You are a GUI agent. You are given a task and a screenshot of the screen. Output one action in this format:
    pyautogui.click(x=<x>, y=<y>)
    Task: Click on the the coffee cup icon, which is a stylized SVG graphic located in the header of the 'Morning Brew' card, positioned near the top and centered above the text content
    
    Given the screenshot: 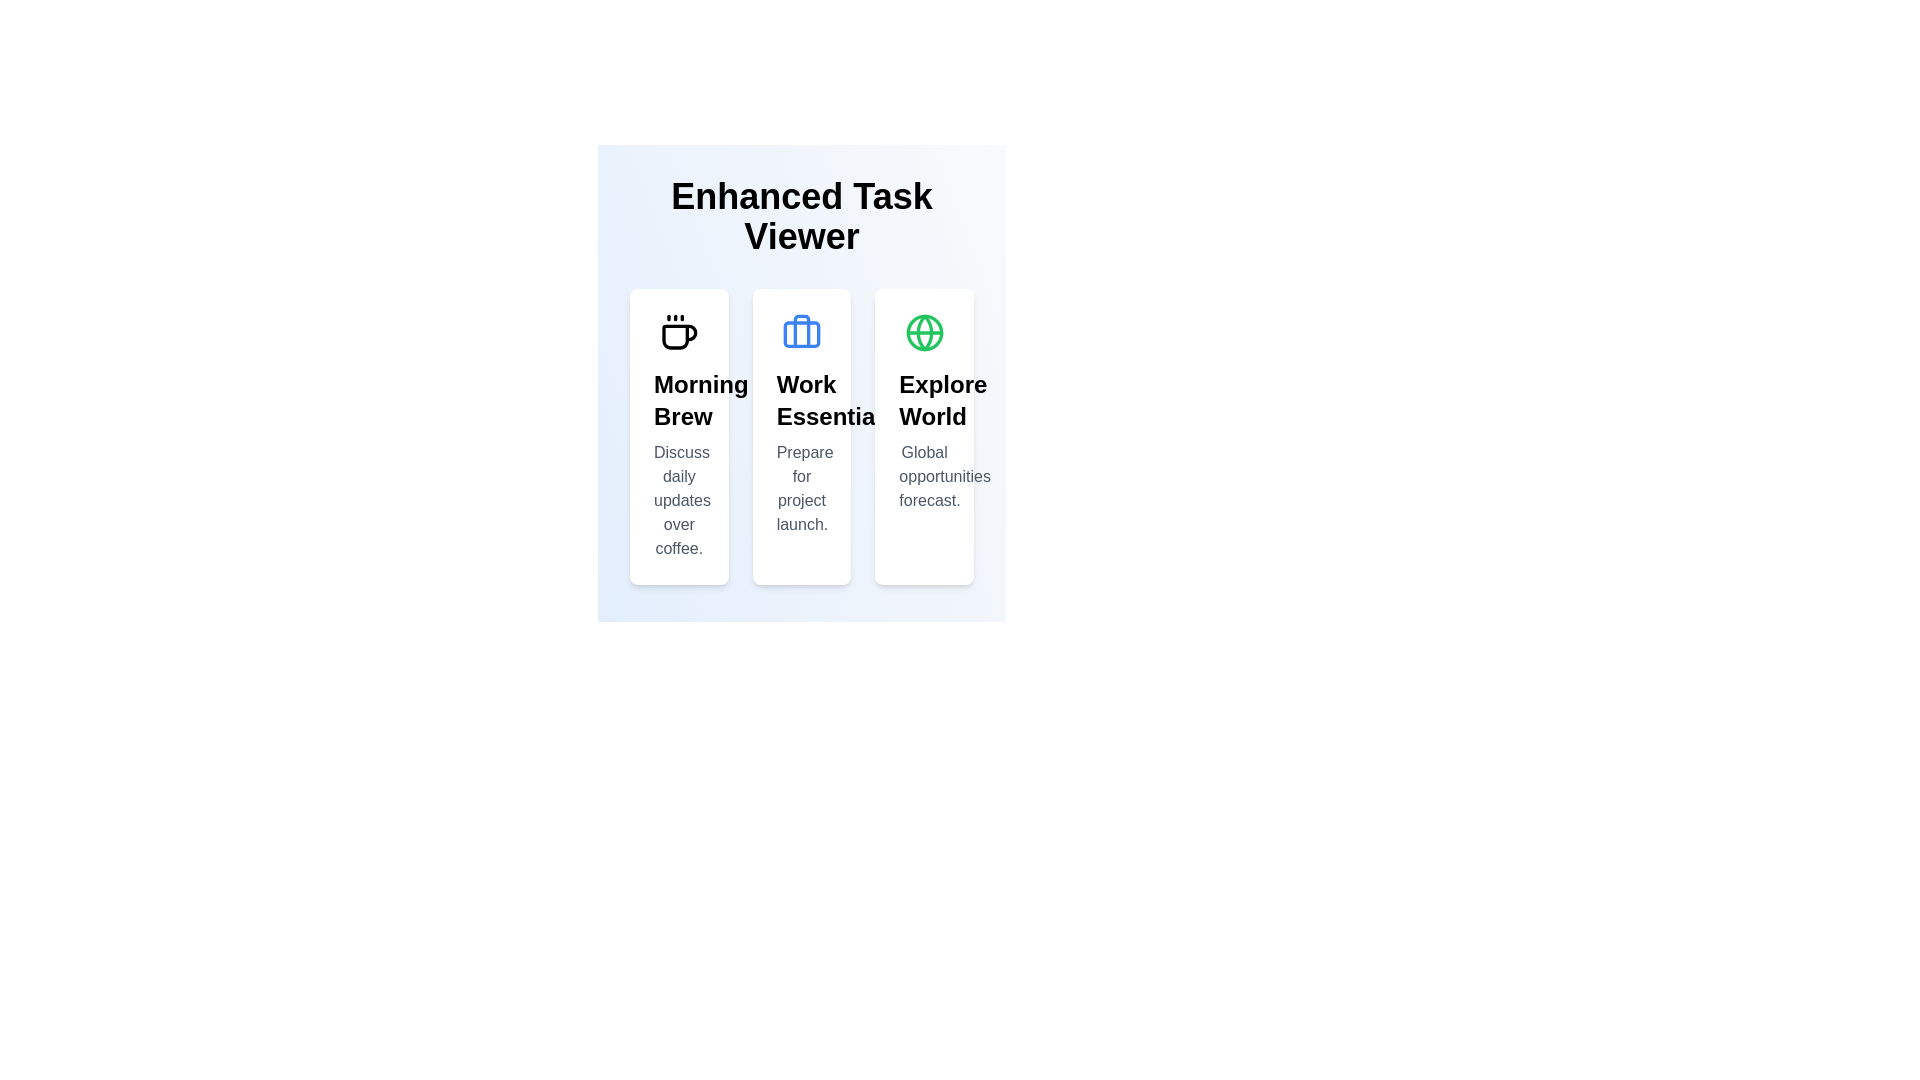 What is the action you would take?
    pyautogui.click(x=679, y=331)
    